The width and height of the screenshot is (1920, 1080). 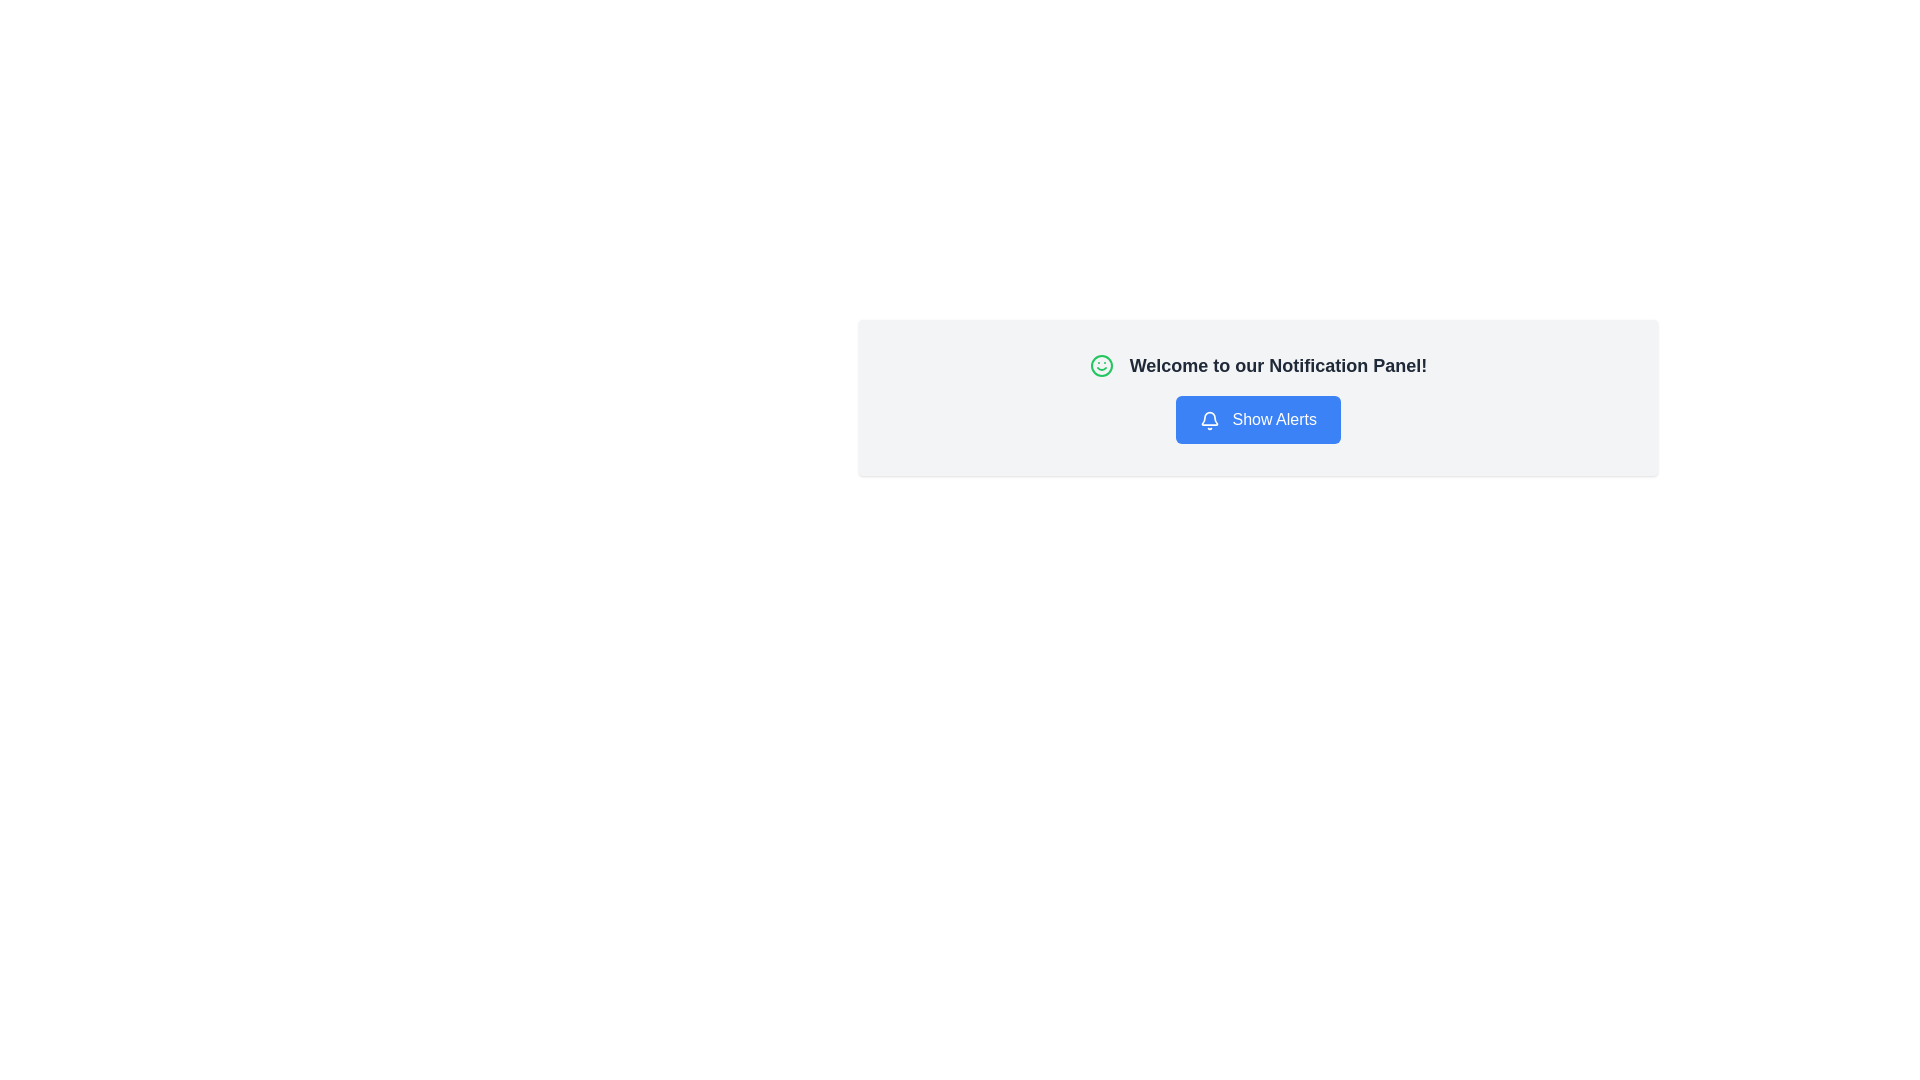 What do you see at coordinates (1208, 419) in the screenshot?
I see `the blue rectangular button labeled 'Show Alerts' that contains the bell icon` at bounding box center [1208, 419].